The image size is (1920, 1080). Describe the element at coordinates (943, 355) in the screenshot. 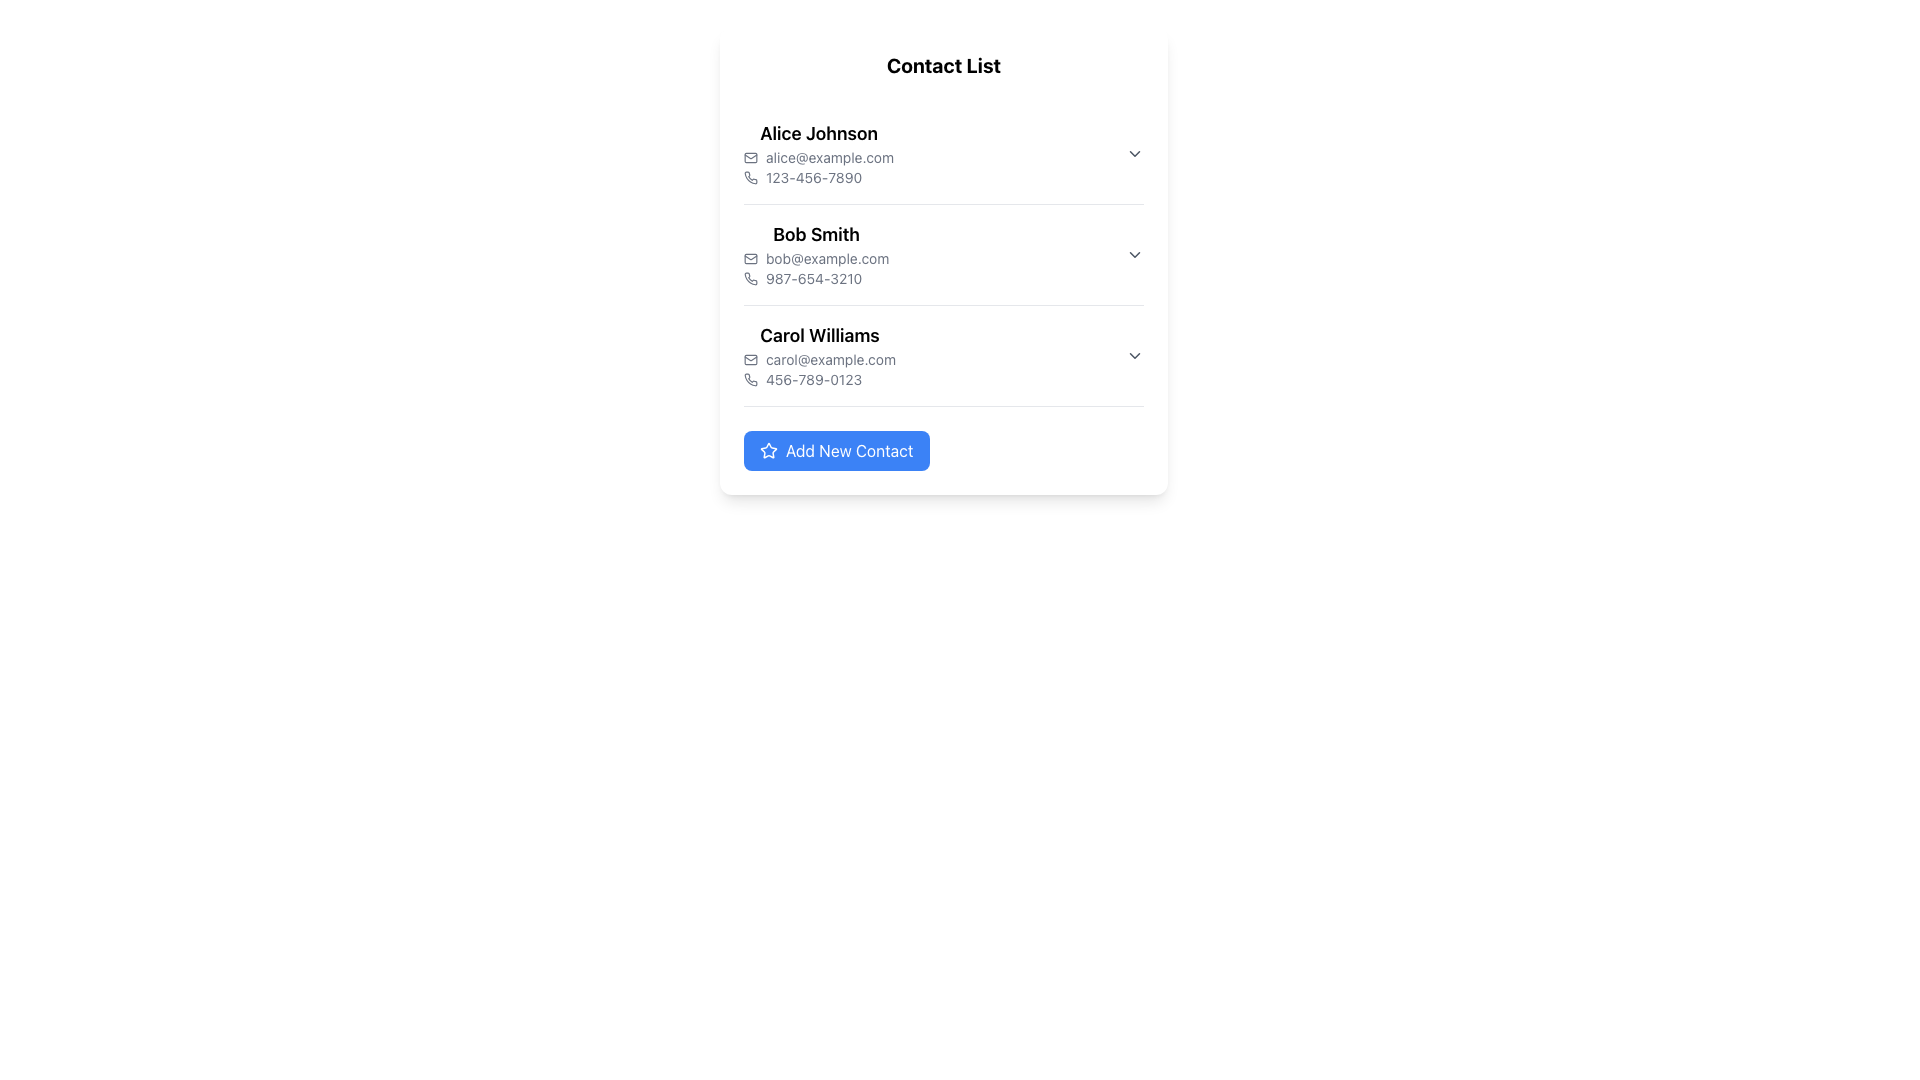

I see `the Contact Information Block that displays the contact details for the third entry in the contact list, located centrally below 'Alice Johnson' and 'Bob Smith'` at that location.